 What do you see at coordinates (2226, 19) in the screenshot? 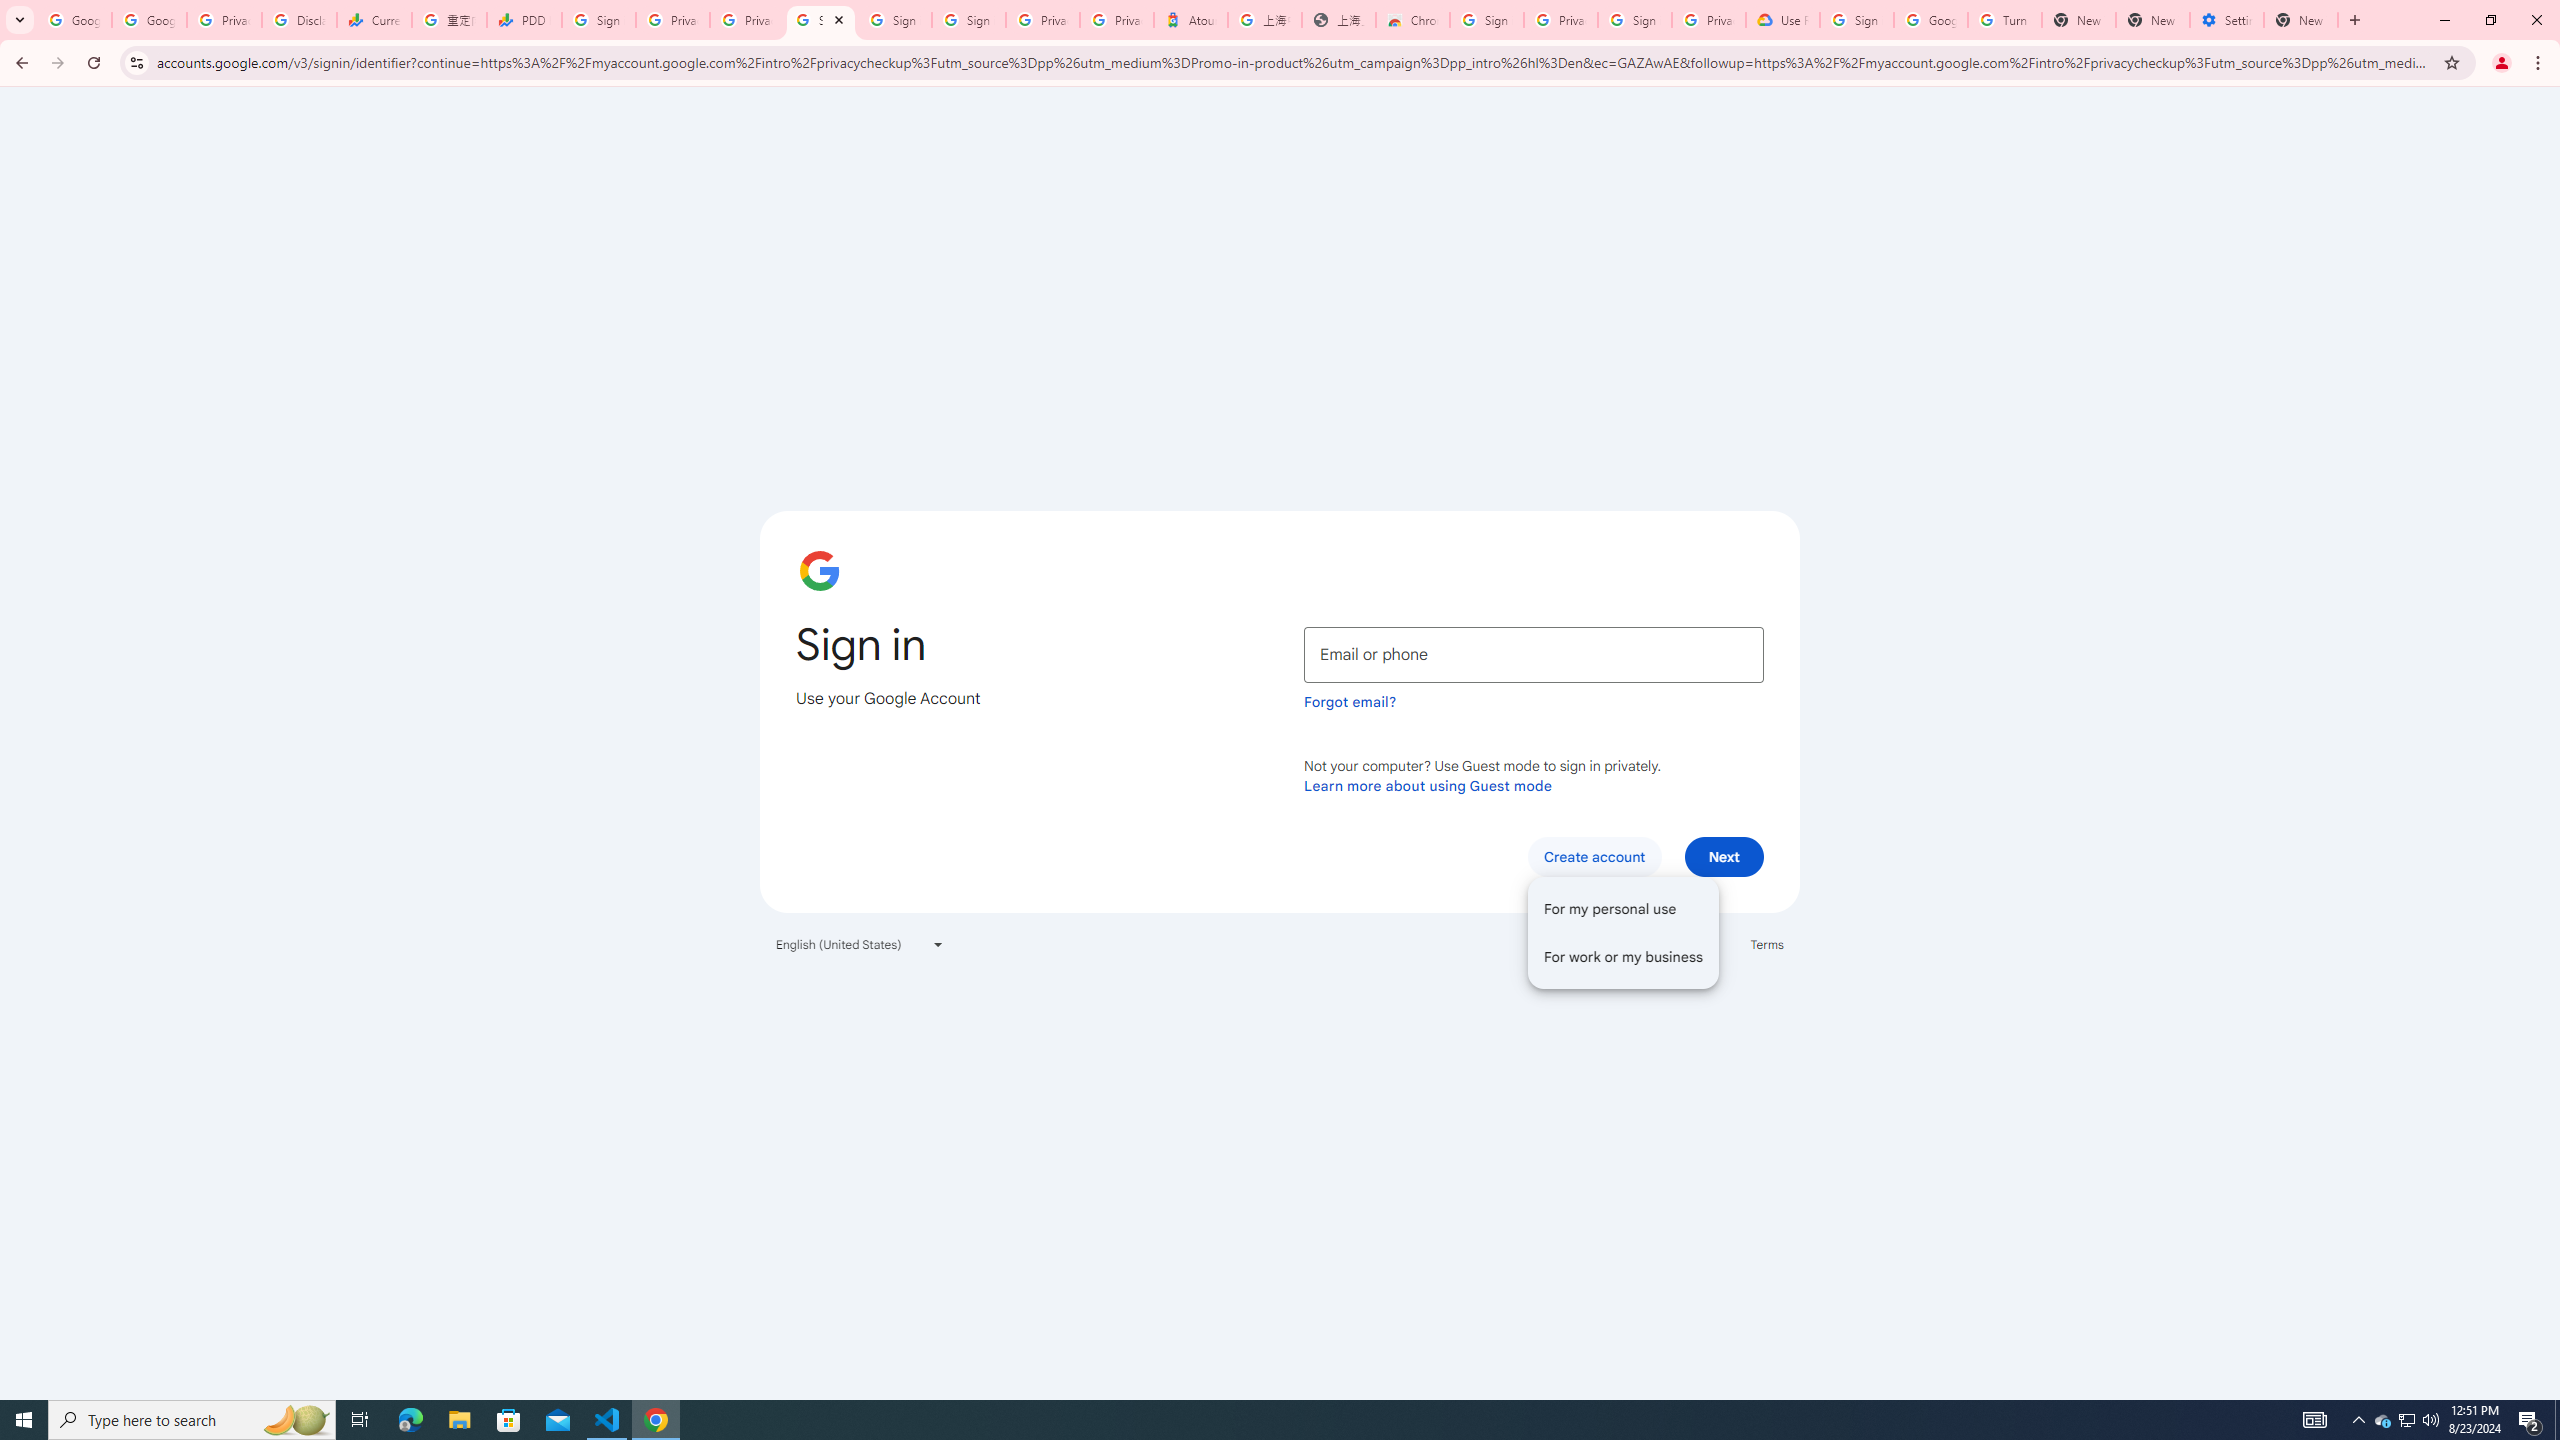
I see `'Settings - System'` at bounding box center [2226, 19].